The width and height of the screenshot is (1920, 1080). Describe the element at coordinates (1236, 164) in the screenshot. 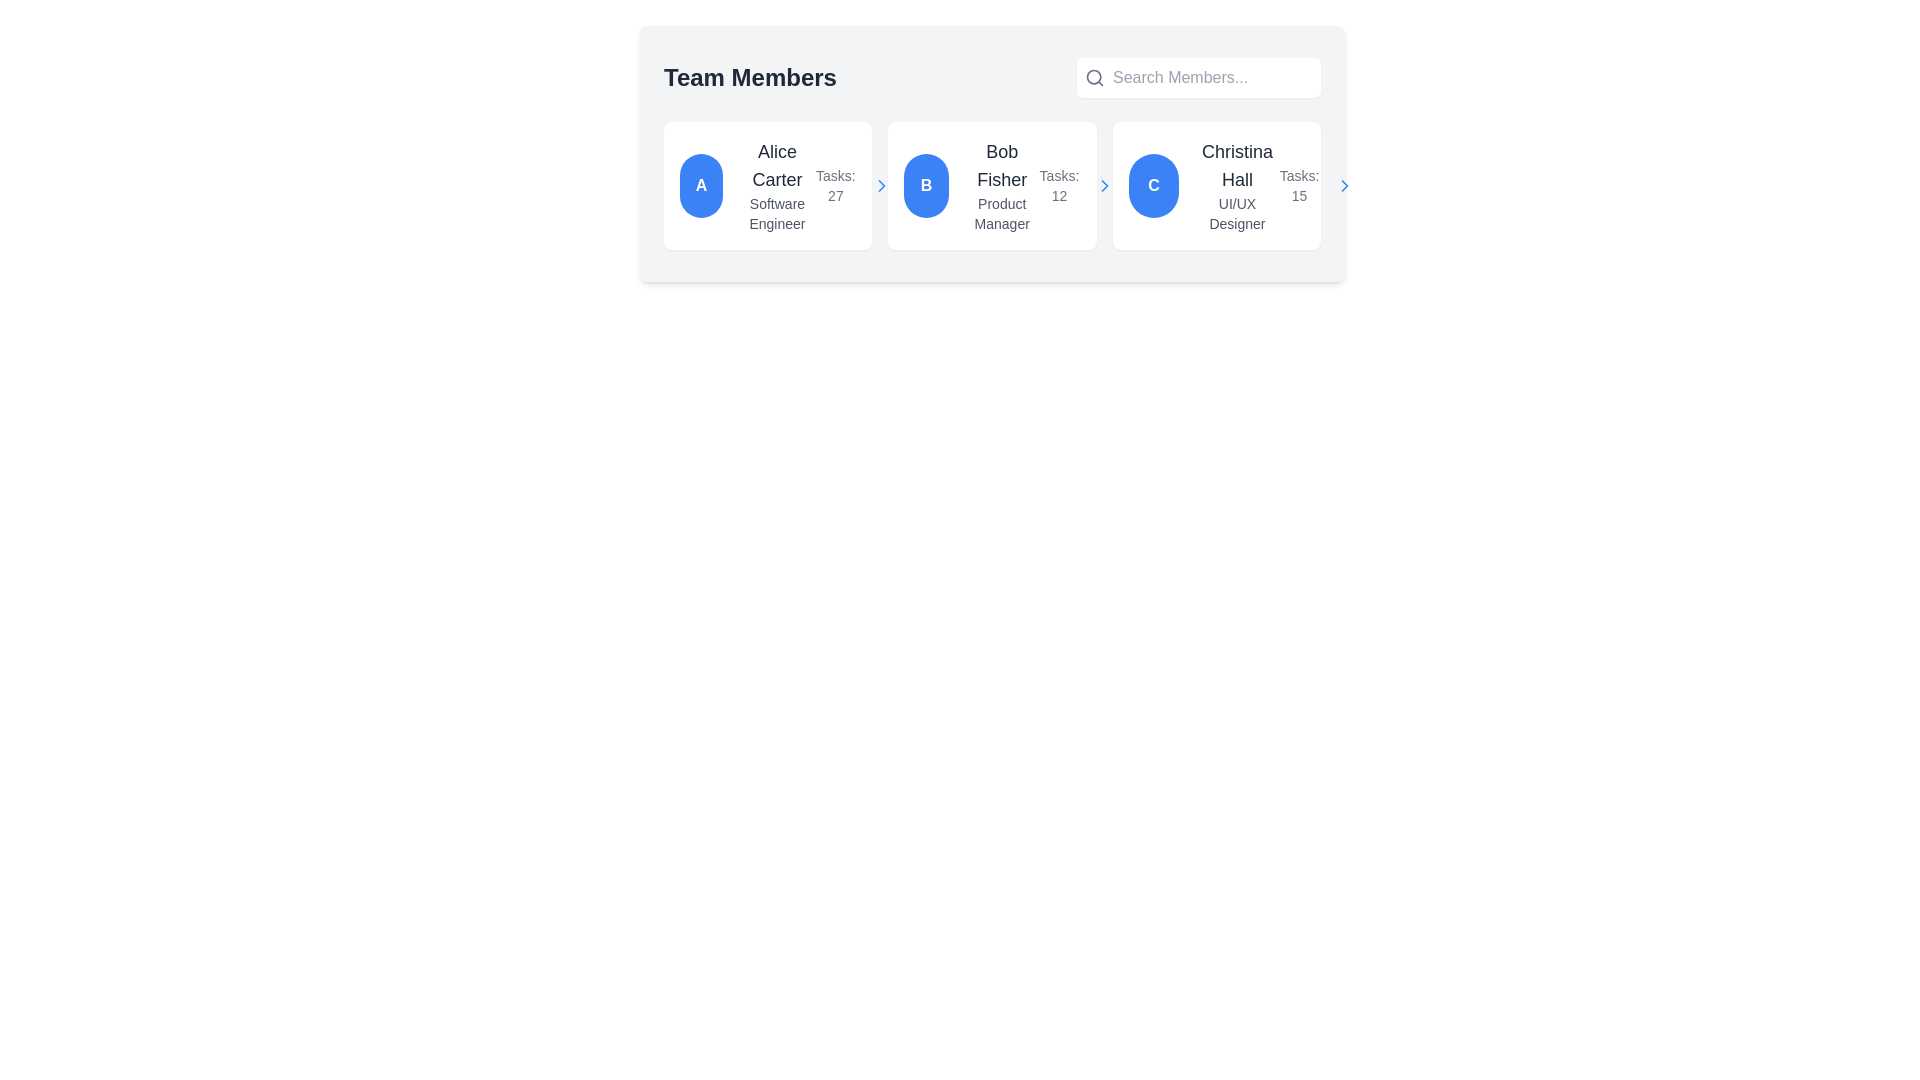

I see `the text label displaying the name 'Christina Hall', which is prominently styled in a large, bold, gray font, located in the third card of the team member cards` at that location.